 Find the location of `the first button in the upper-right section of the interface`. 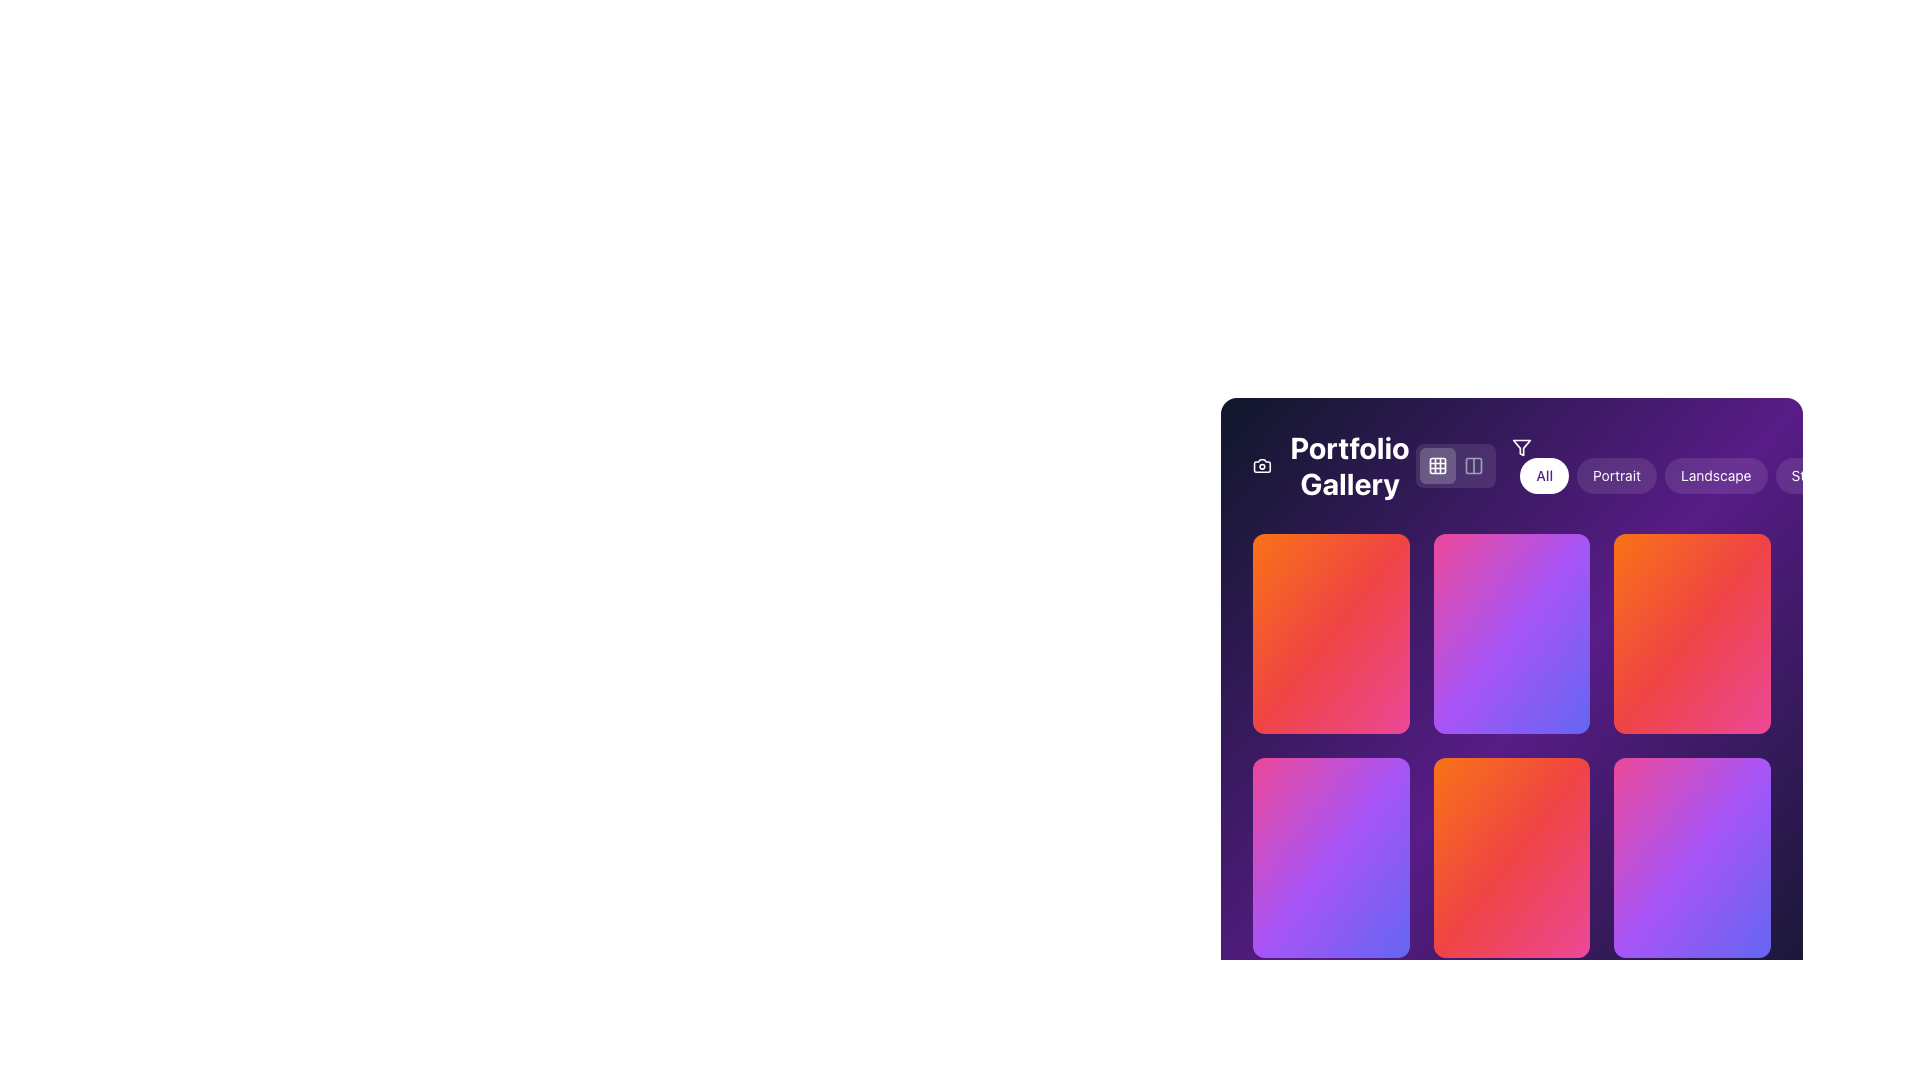

the first button in the upper-right section of the interface is located at coordinates (1437, 466).